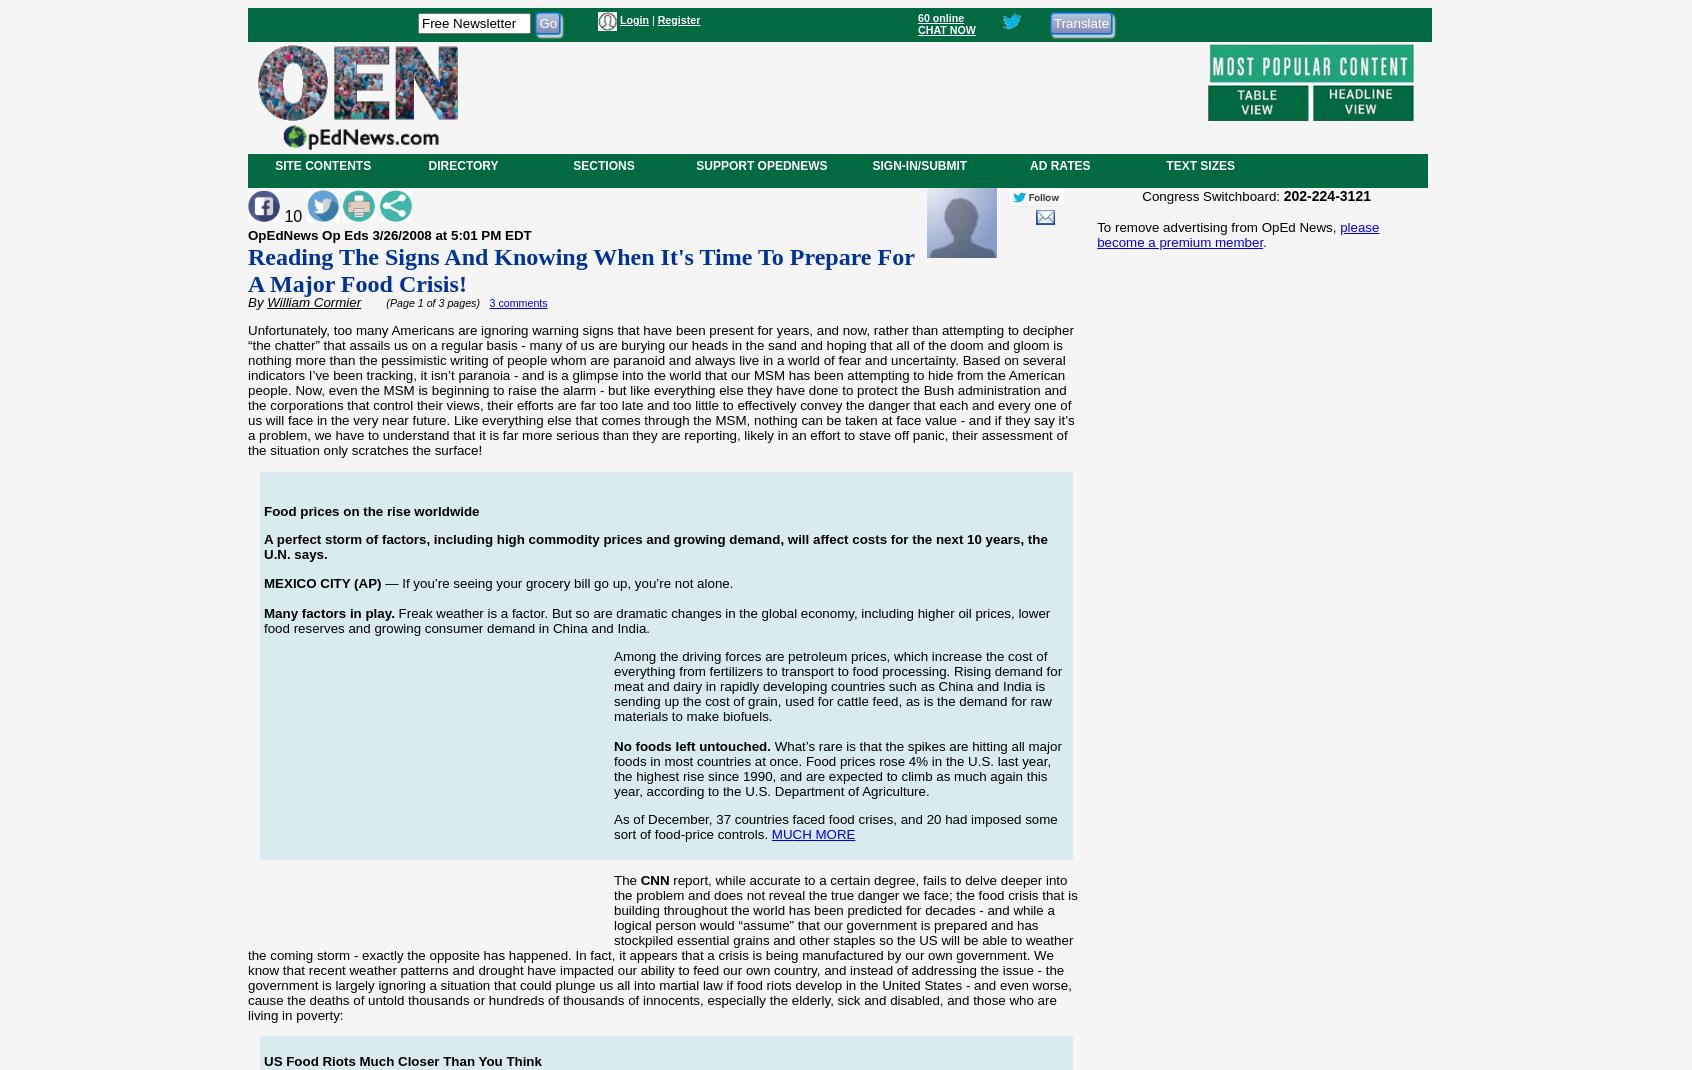 The height and width of the screenshot is (1070, 1692). I want to click on 'Freak weather is a factor. But so are dramatic changes in the global economy, including higher oil prices, lower food reserves and growing consumer demand in China and India.', so click(657, 618).